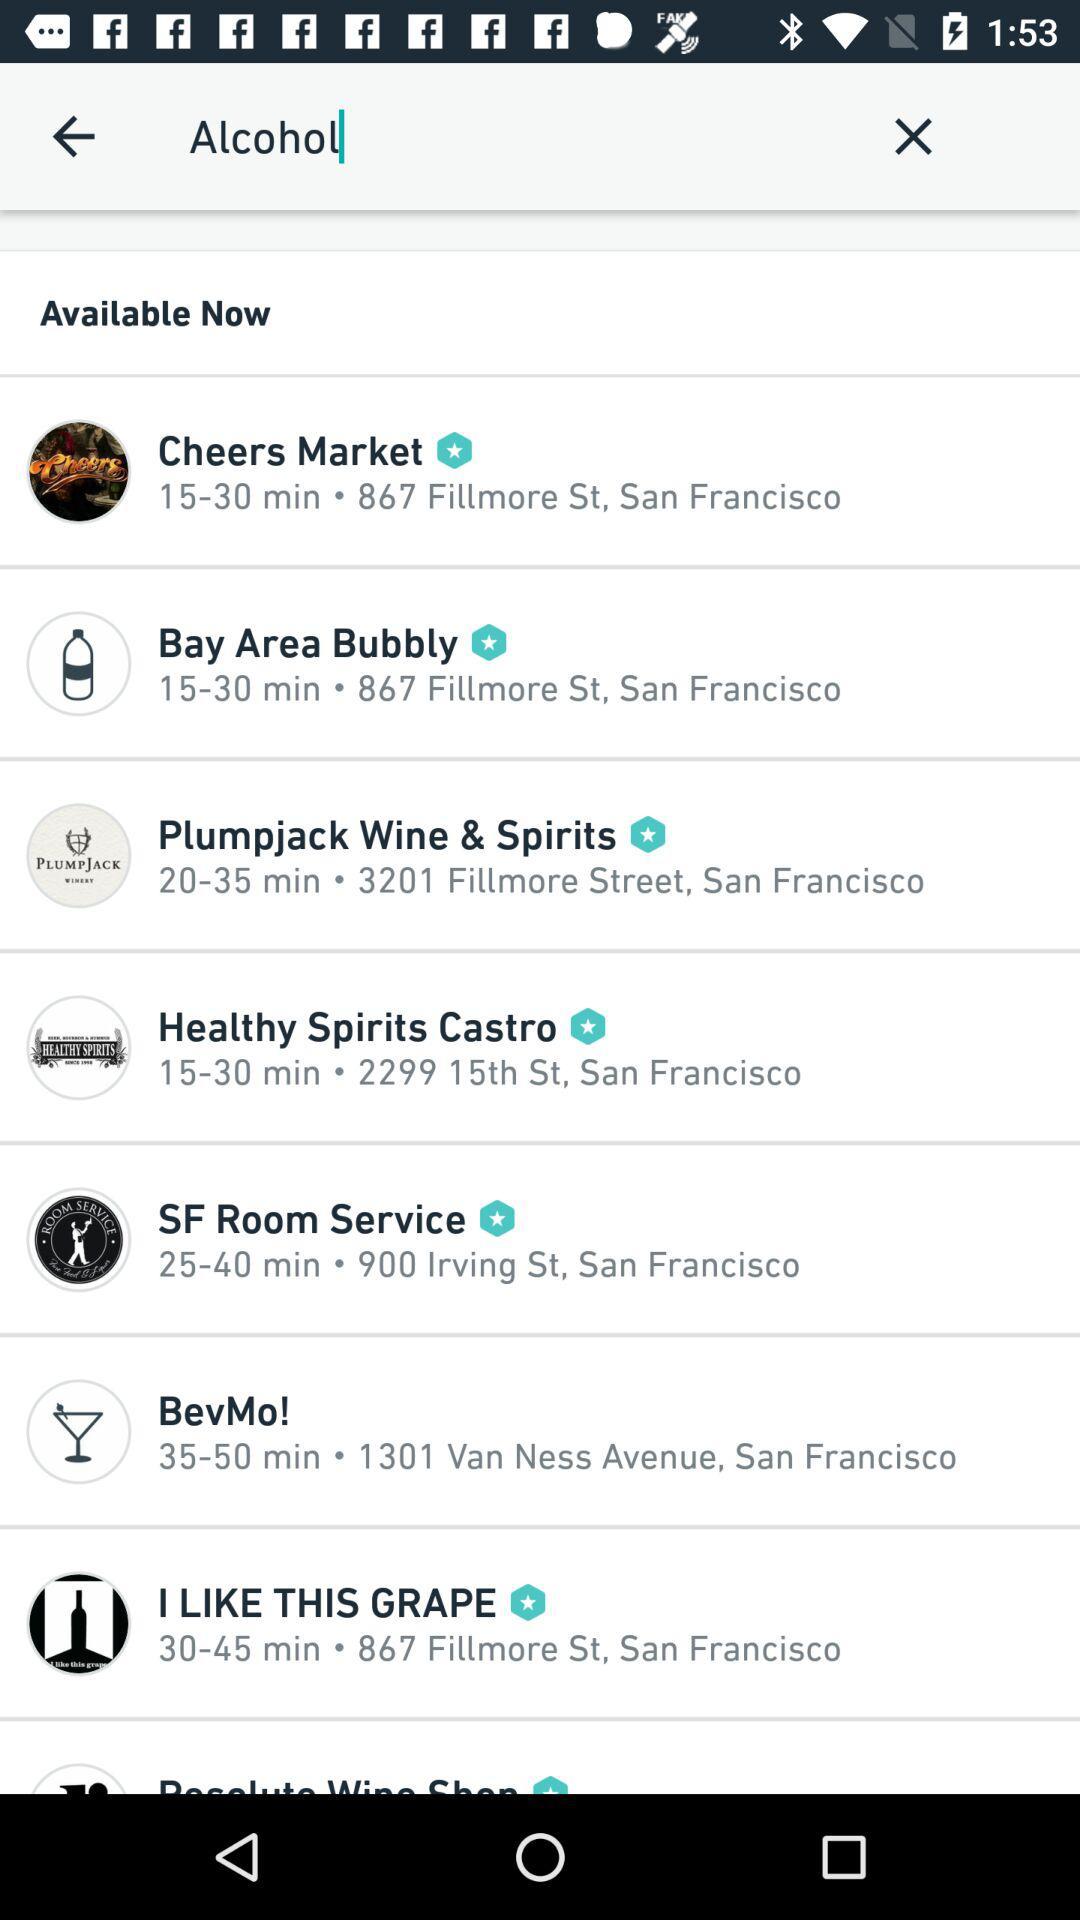 Image resolution: width=1080 pixels, height=1920 pixels. What do you see at coordinates (513, 135) in the screenshot?
I see `the field which says alcohol` at bounding box center [513, 135].